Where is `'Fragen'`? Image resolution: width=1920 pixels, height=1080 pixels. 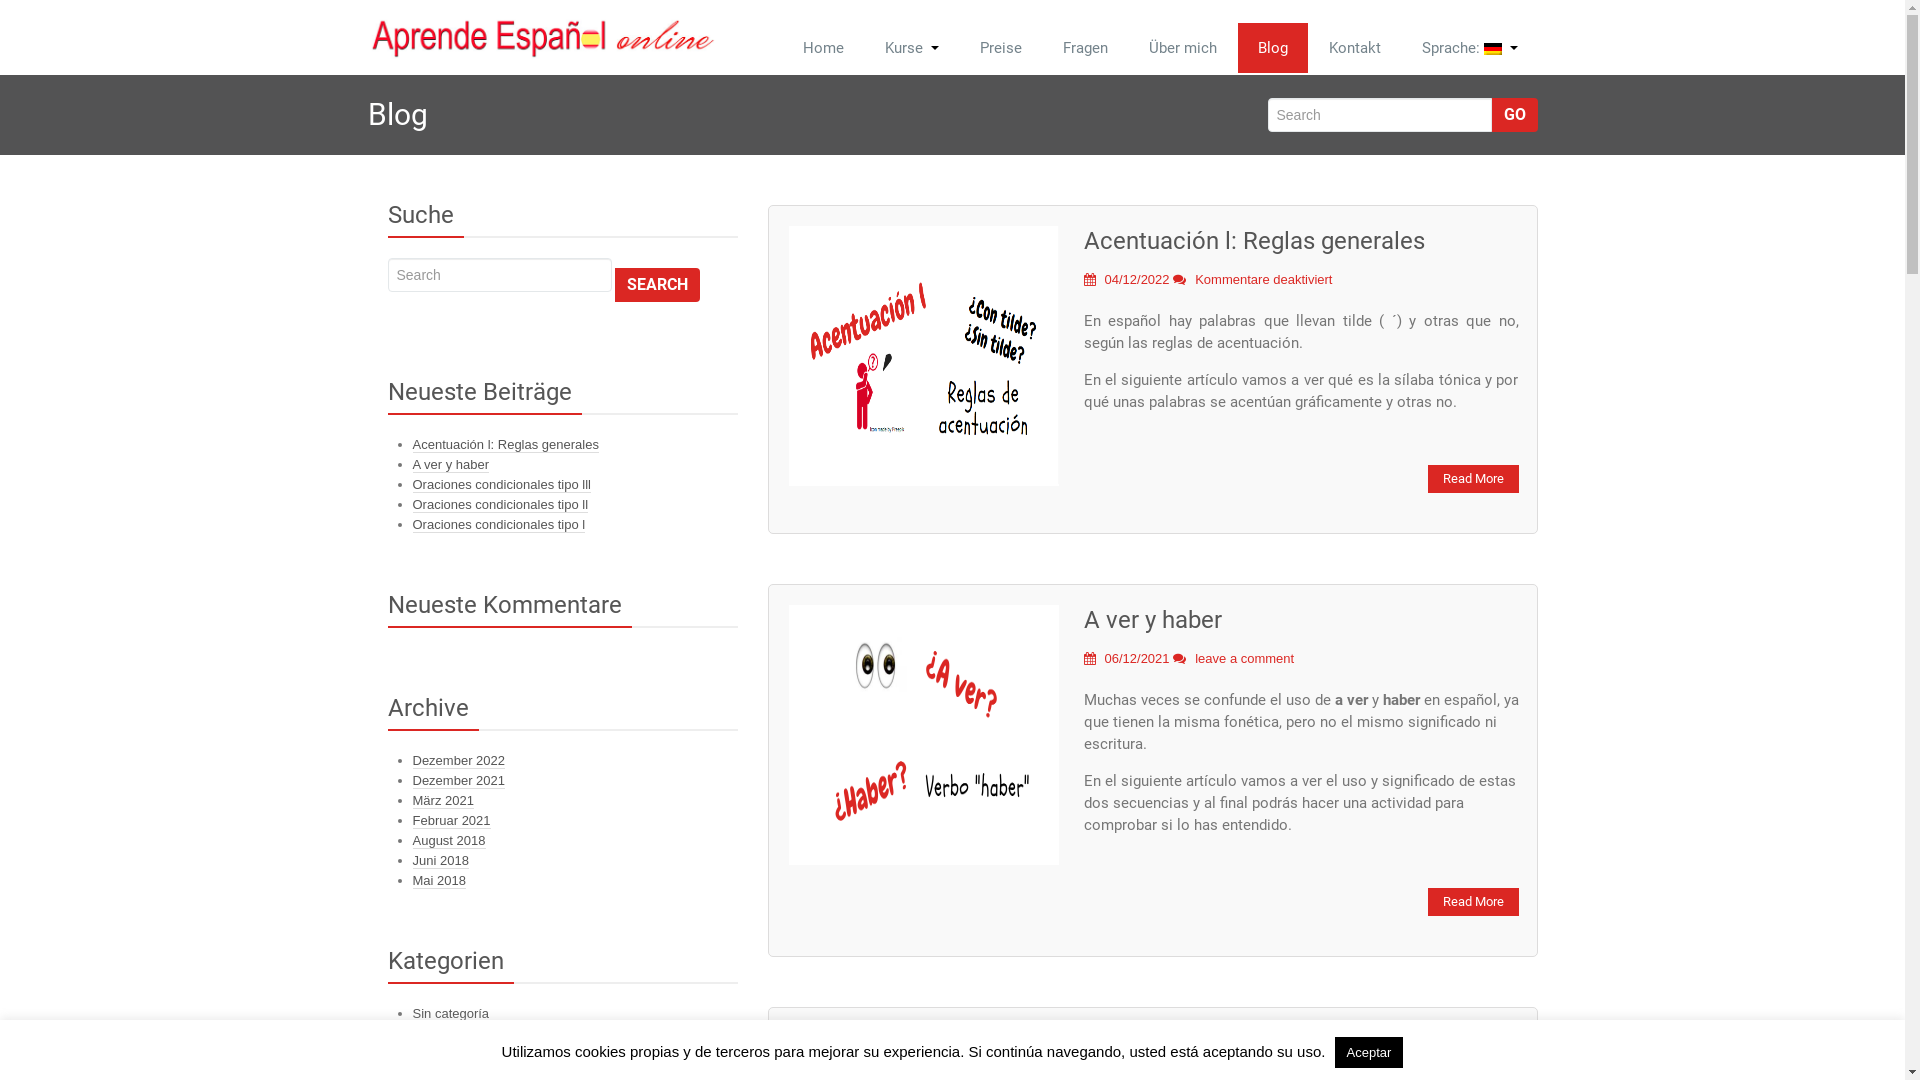 'Fragen' is located at coordinates (1083, 46).